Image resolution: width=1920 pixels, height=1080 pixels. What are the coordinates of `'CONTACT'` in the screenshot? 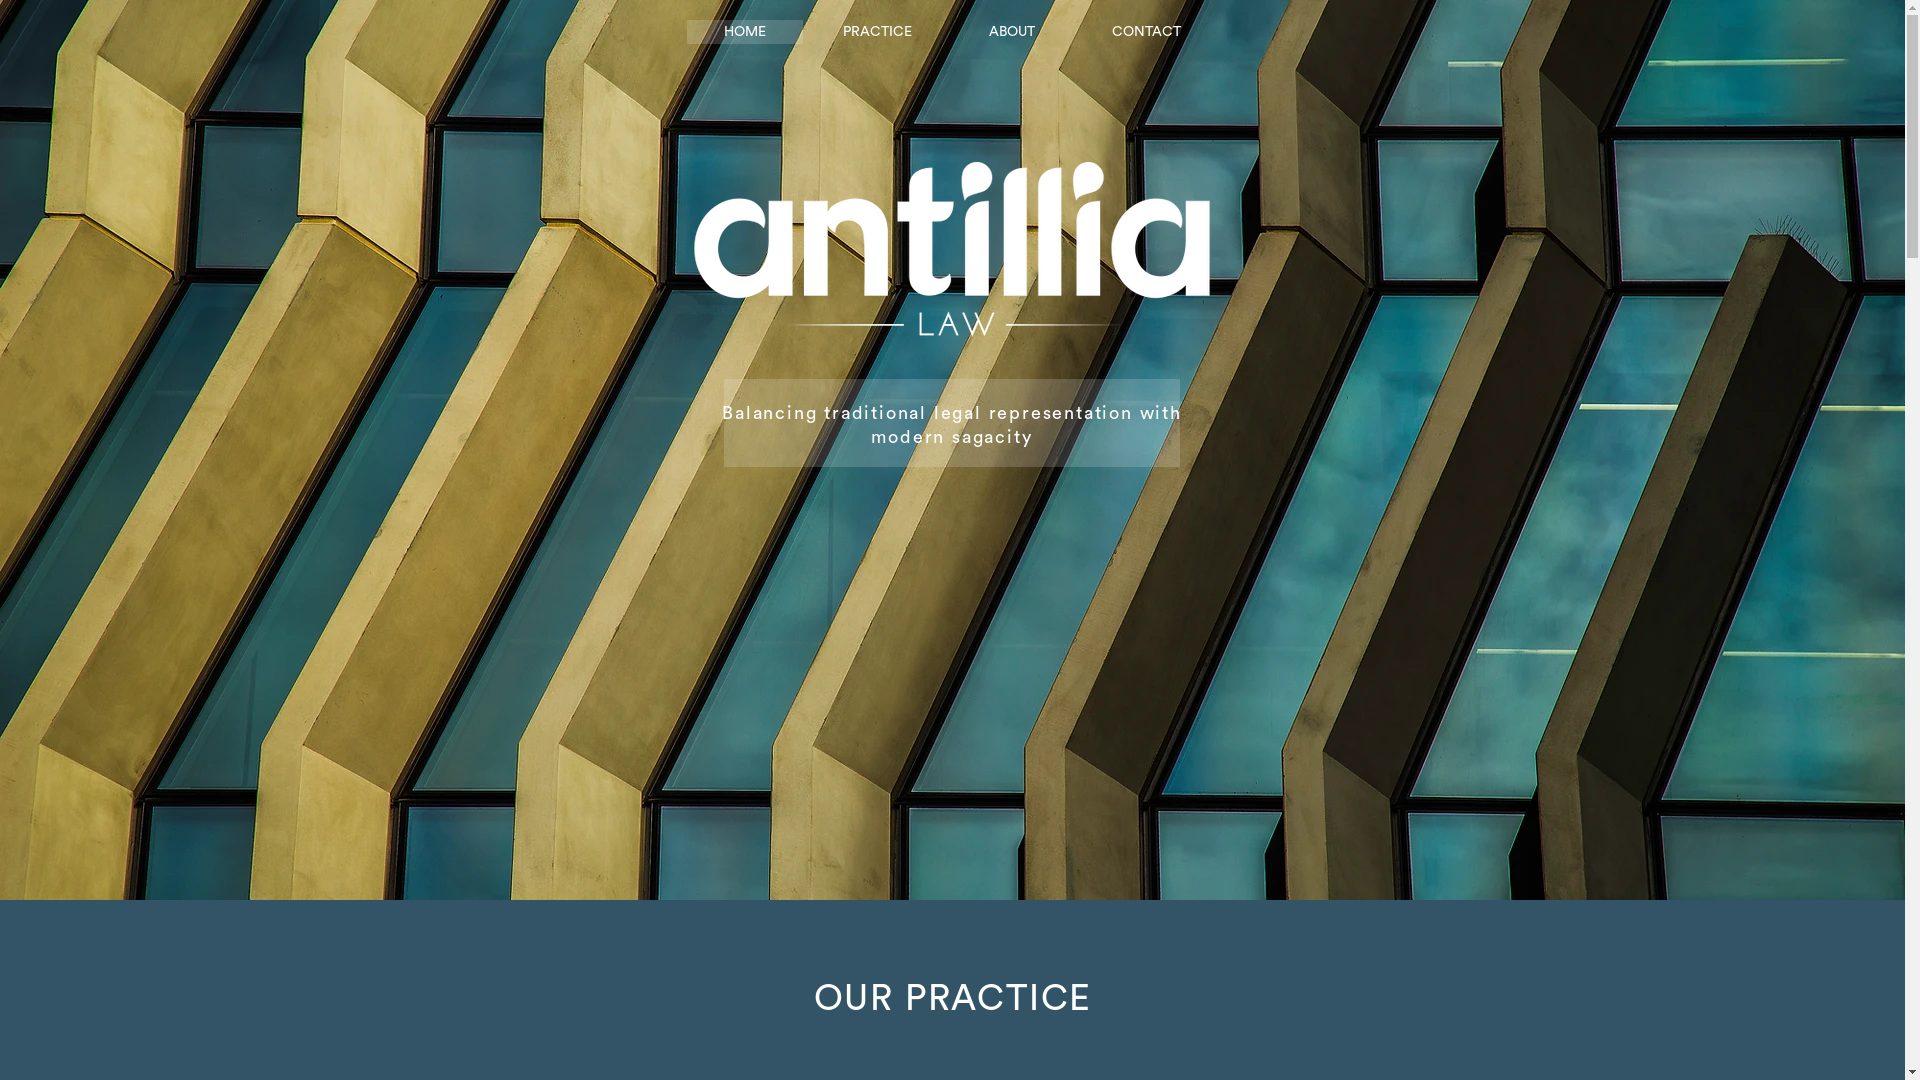 It's located at (1074, 31).